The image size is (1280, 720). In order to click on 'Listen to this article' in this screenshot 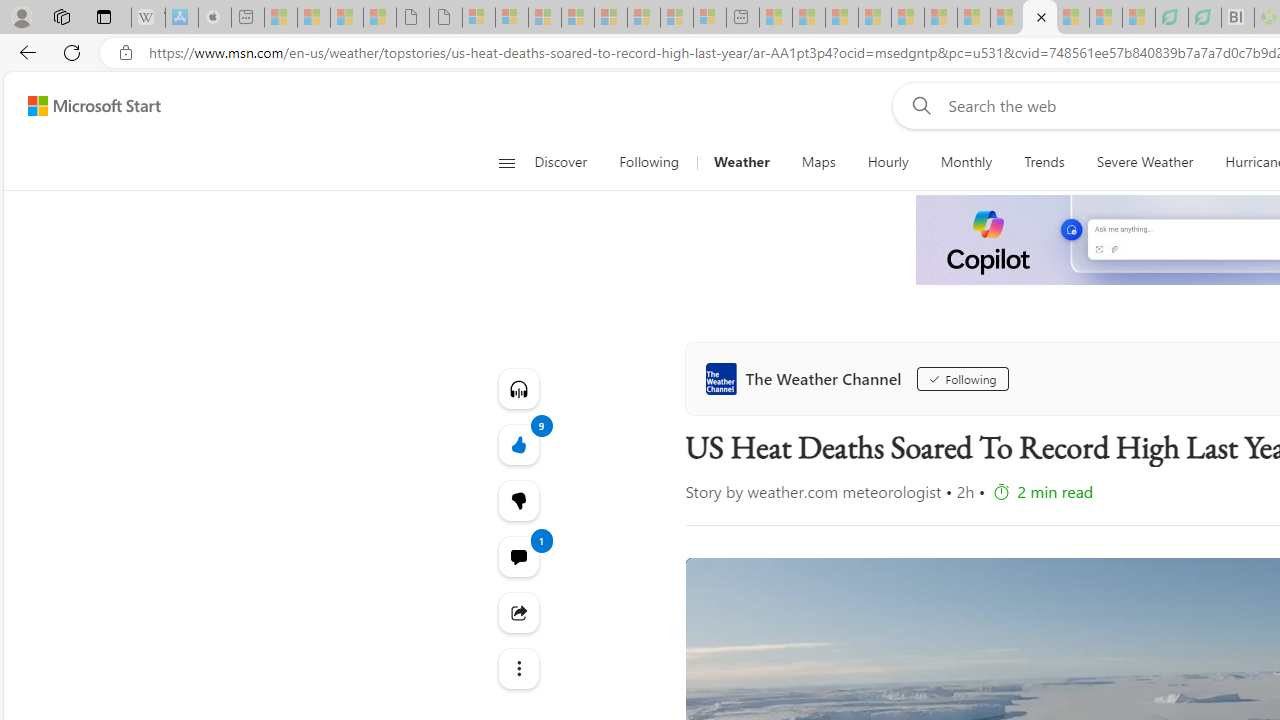, I will do `click(518, 388)`.